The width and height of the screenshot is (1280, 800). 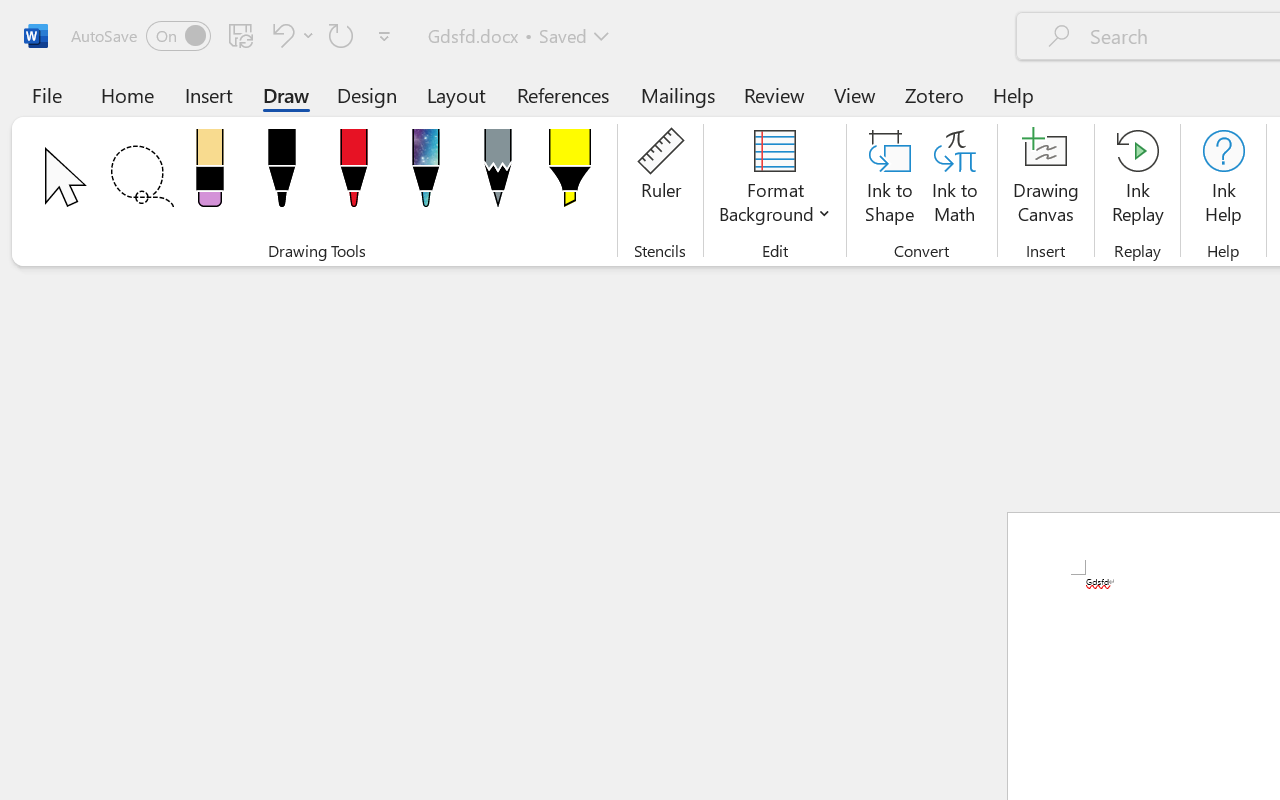 What do you see at coordinates (289, 34) in the screenshot?
I see `'Undo Apply Quick Style'` at bounding box center [289, 34].